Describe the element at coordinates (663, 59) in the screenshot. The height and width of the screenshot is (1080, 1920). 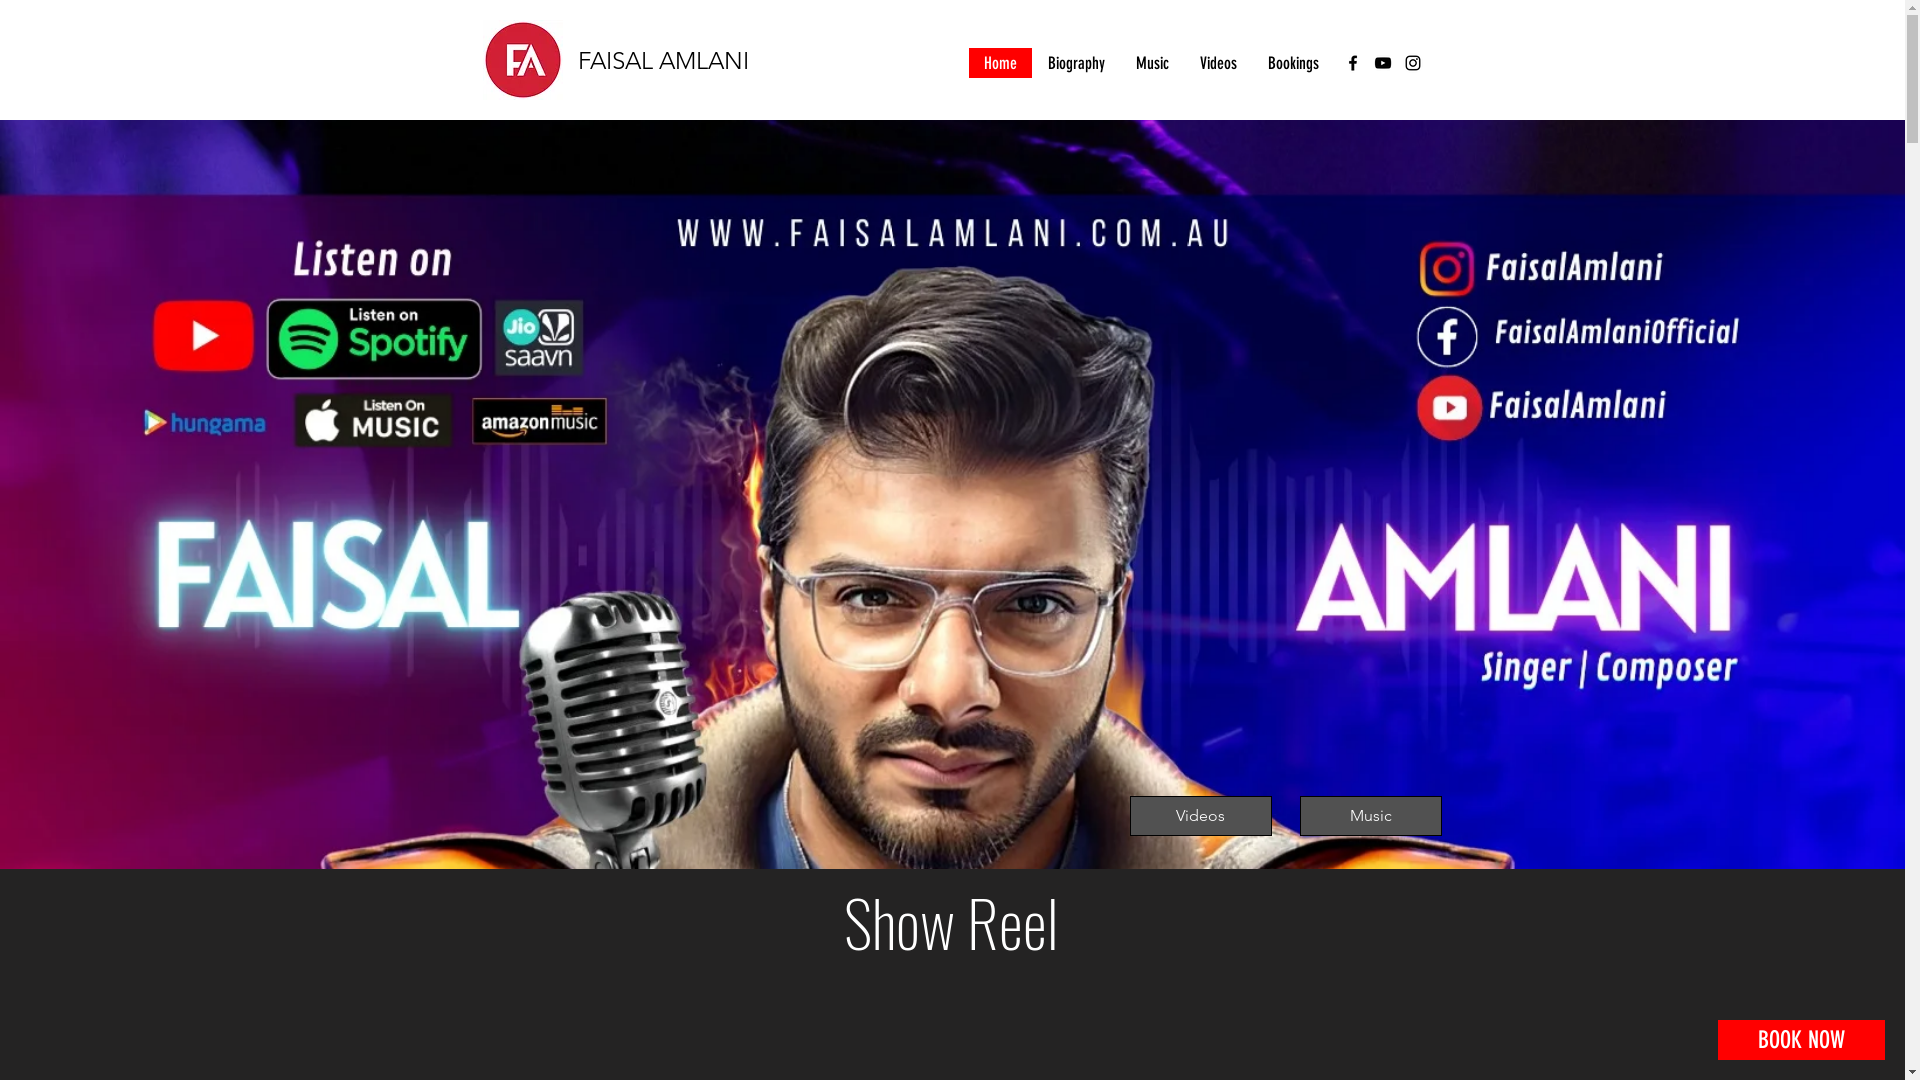
I see `'FAISAL AMLANI'` at that location.